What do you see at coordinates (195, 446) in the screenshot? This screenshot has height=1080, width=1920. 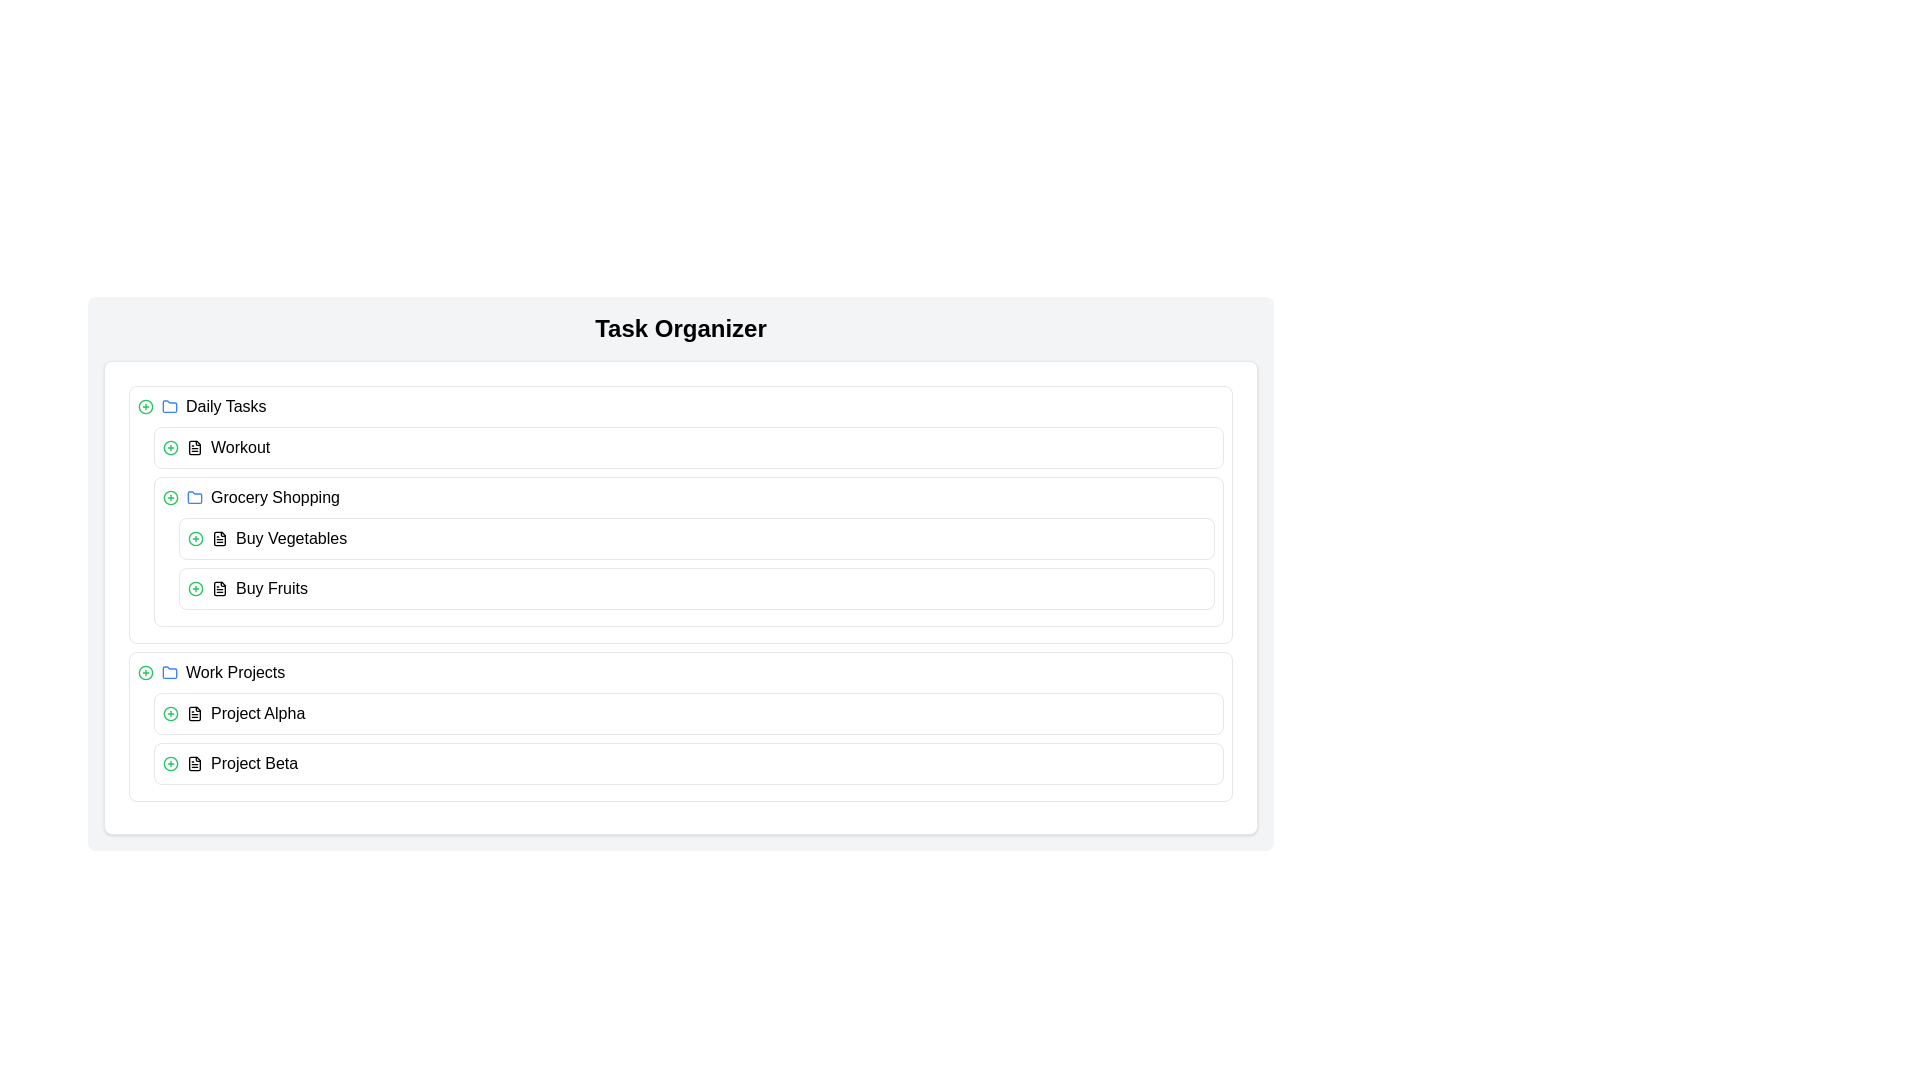 I see `the document icon located at the second position in the 'Workout' item of the 'Daily Tasks' list, which resembles a file outline and is positioned to the left of the 'Workout' label` at bounding box center [195, 446].